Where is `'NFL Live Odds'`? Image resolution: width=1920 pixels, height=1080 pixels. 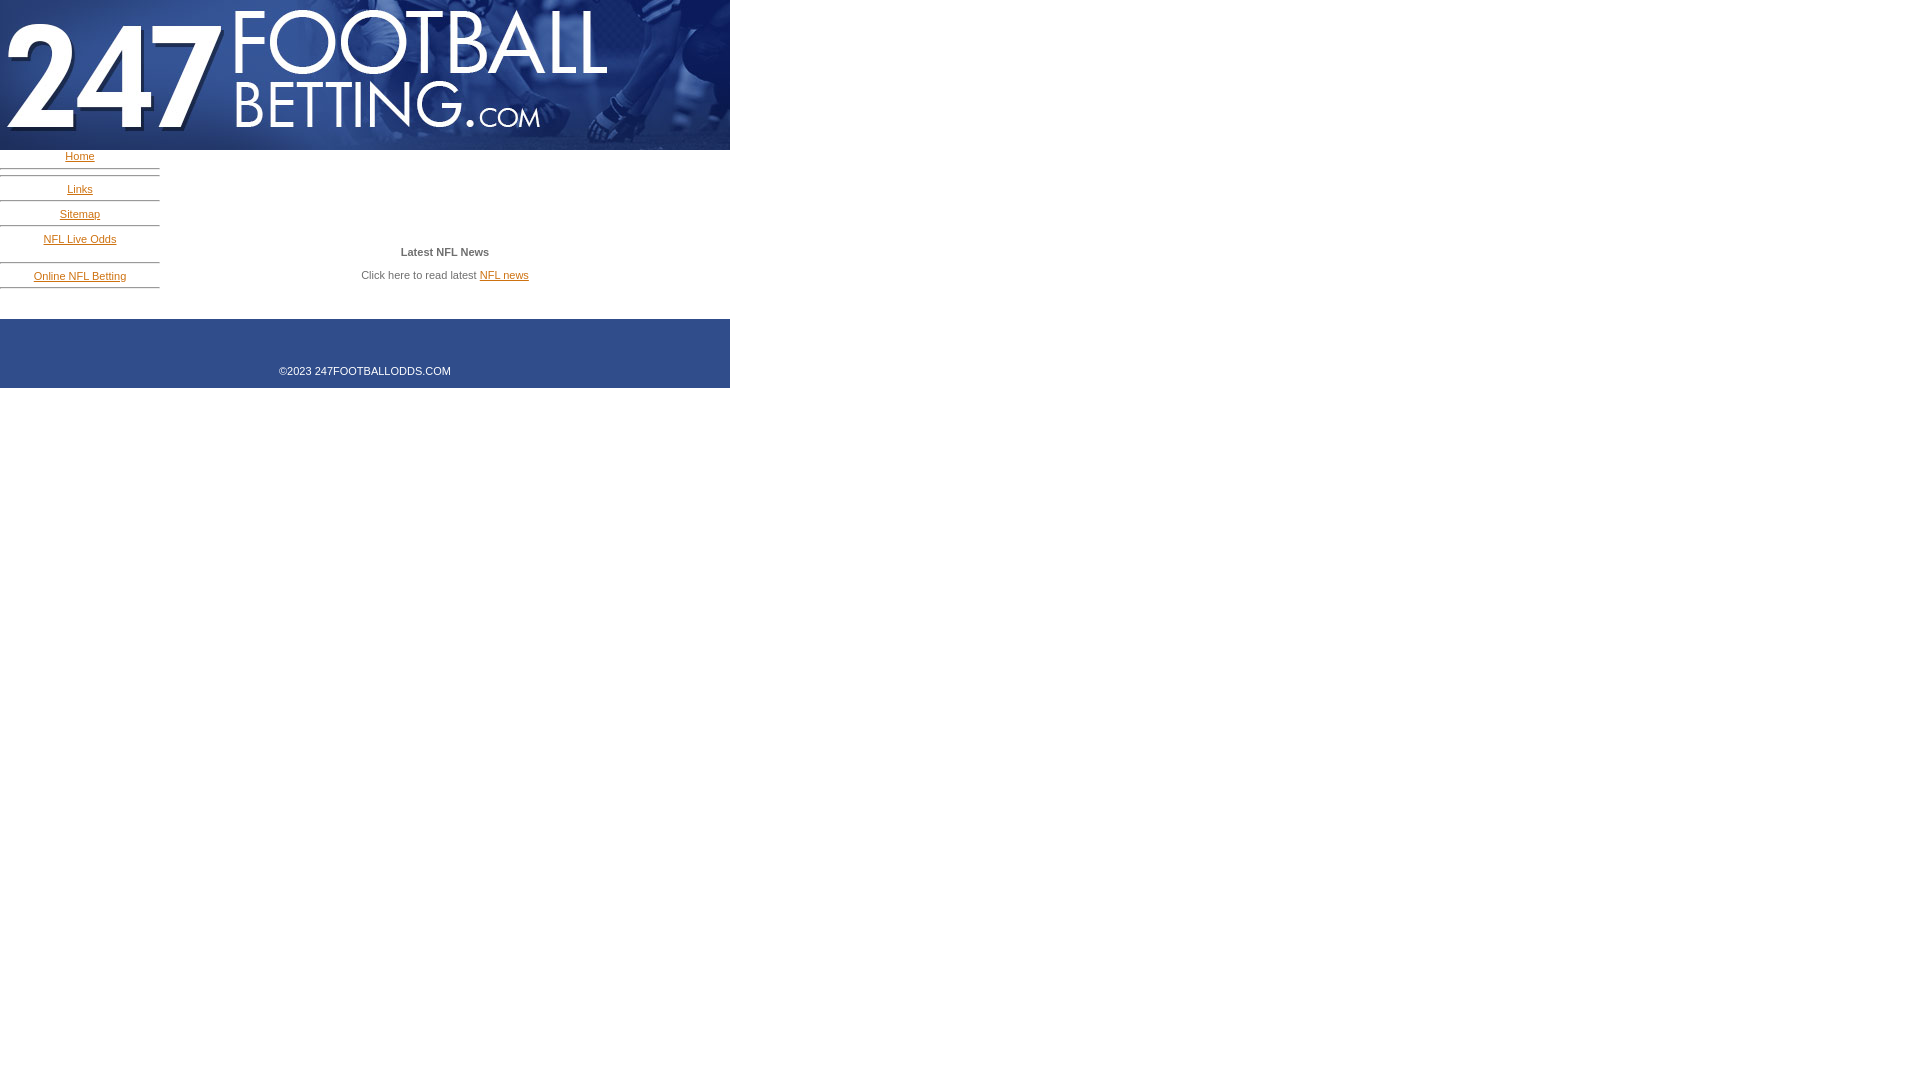
'NFL Live Odds' is located at coordinates (80, 237).